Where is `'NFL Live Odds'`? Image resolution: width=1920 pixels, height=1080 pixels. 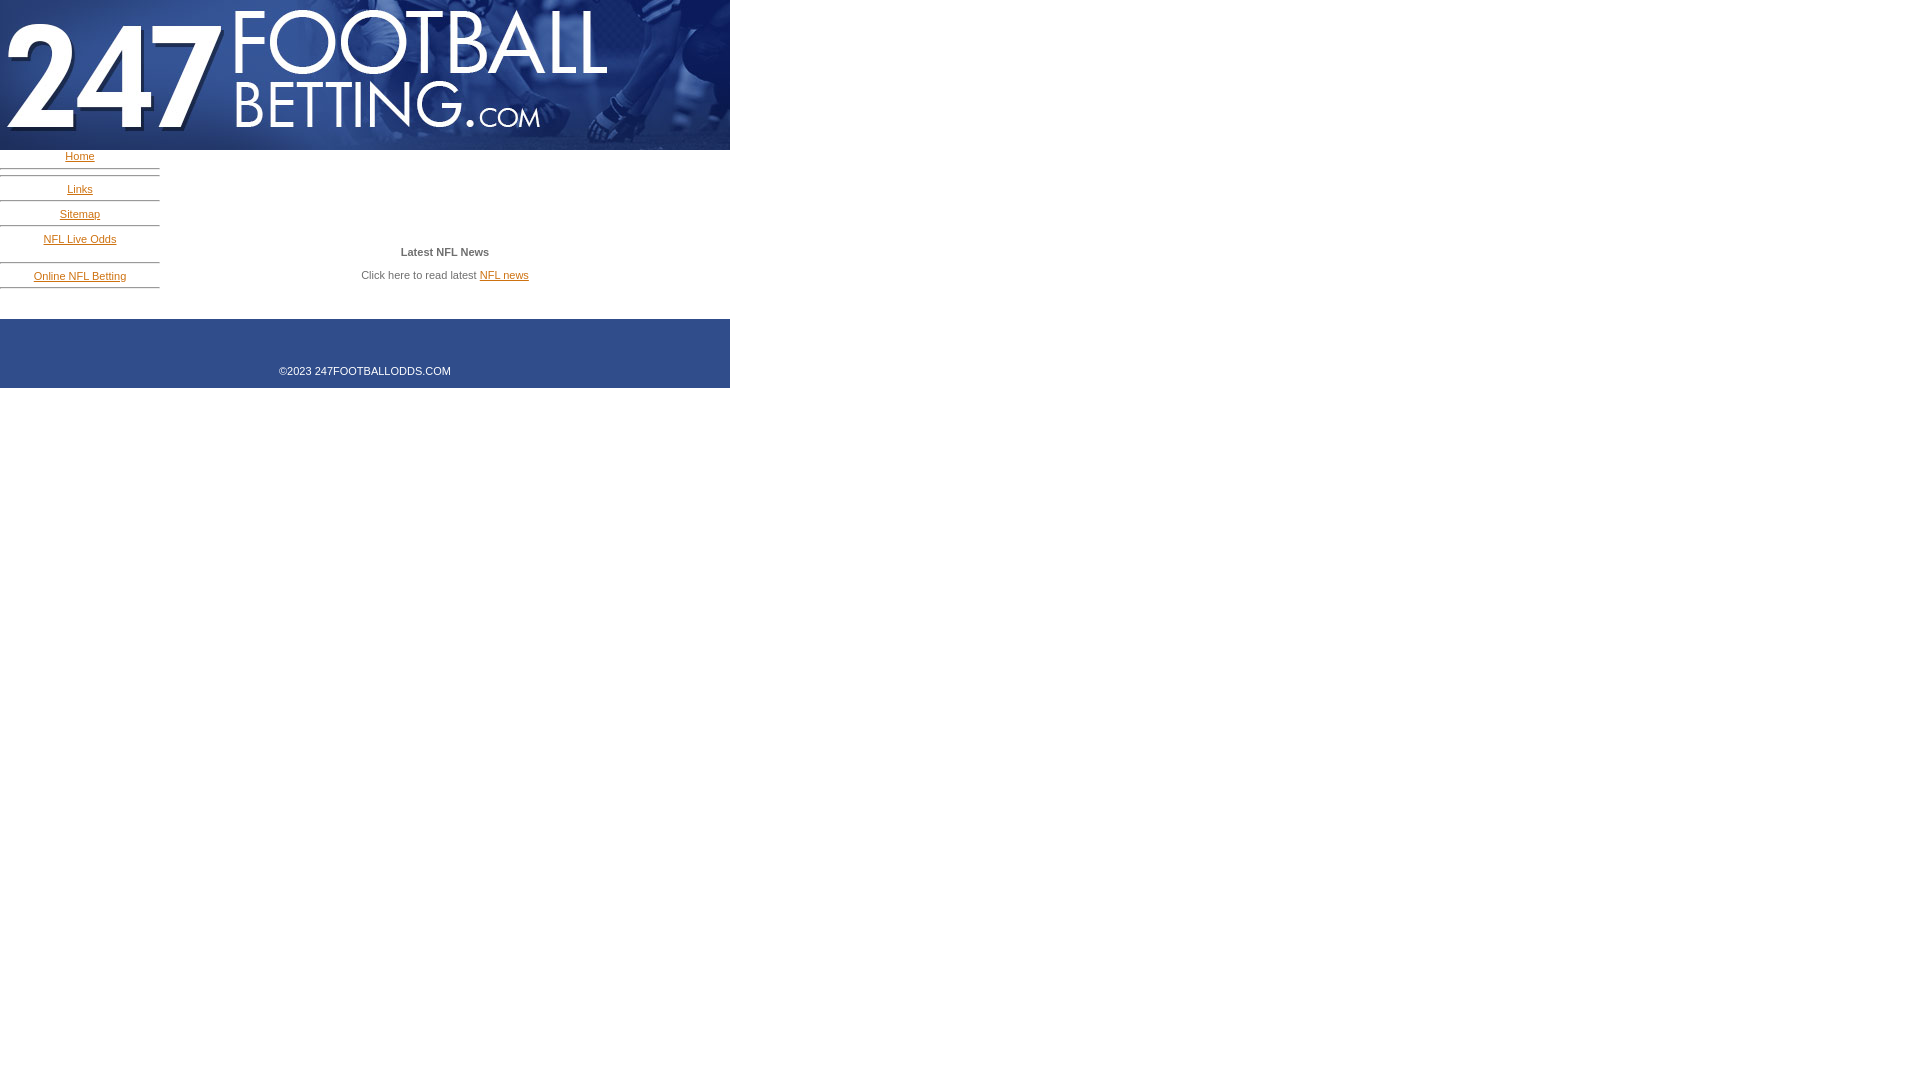
'NFL Live Odds' is located at coordinates (80, 237).